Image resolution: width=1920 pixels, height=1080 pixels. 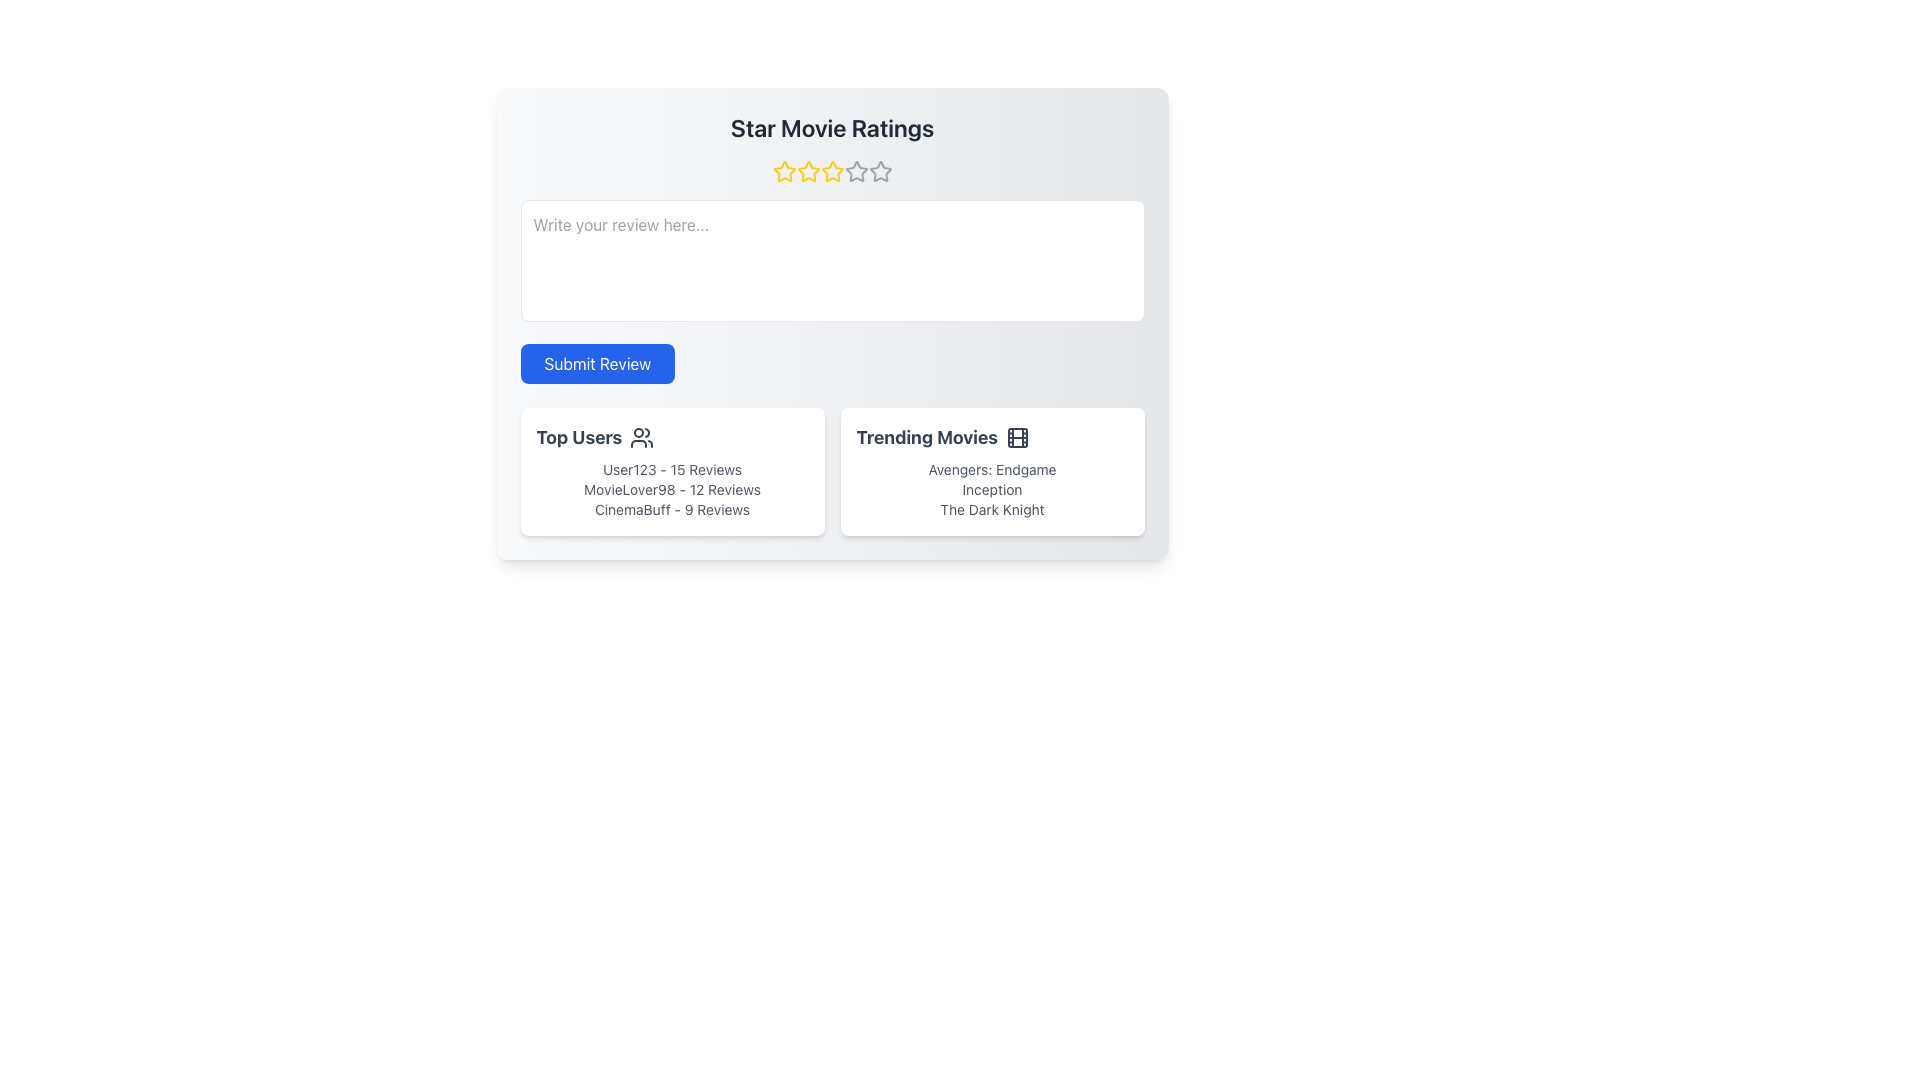 What do you see at coordinates (808, 171) in the screenshot?
I see `the third star icon in the 'Star Movie Ratings' section` at bounding box center [808, 171].